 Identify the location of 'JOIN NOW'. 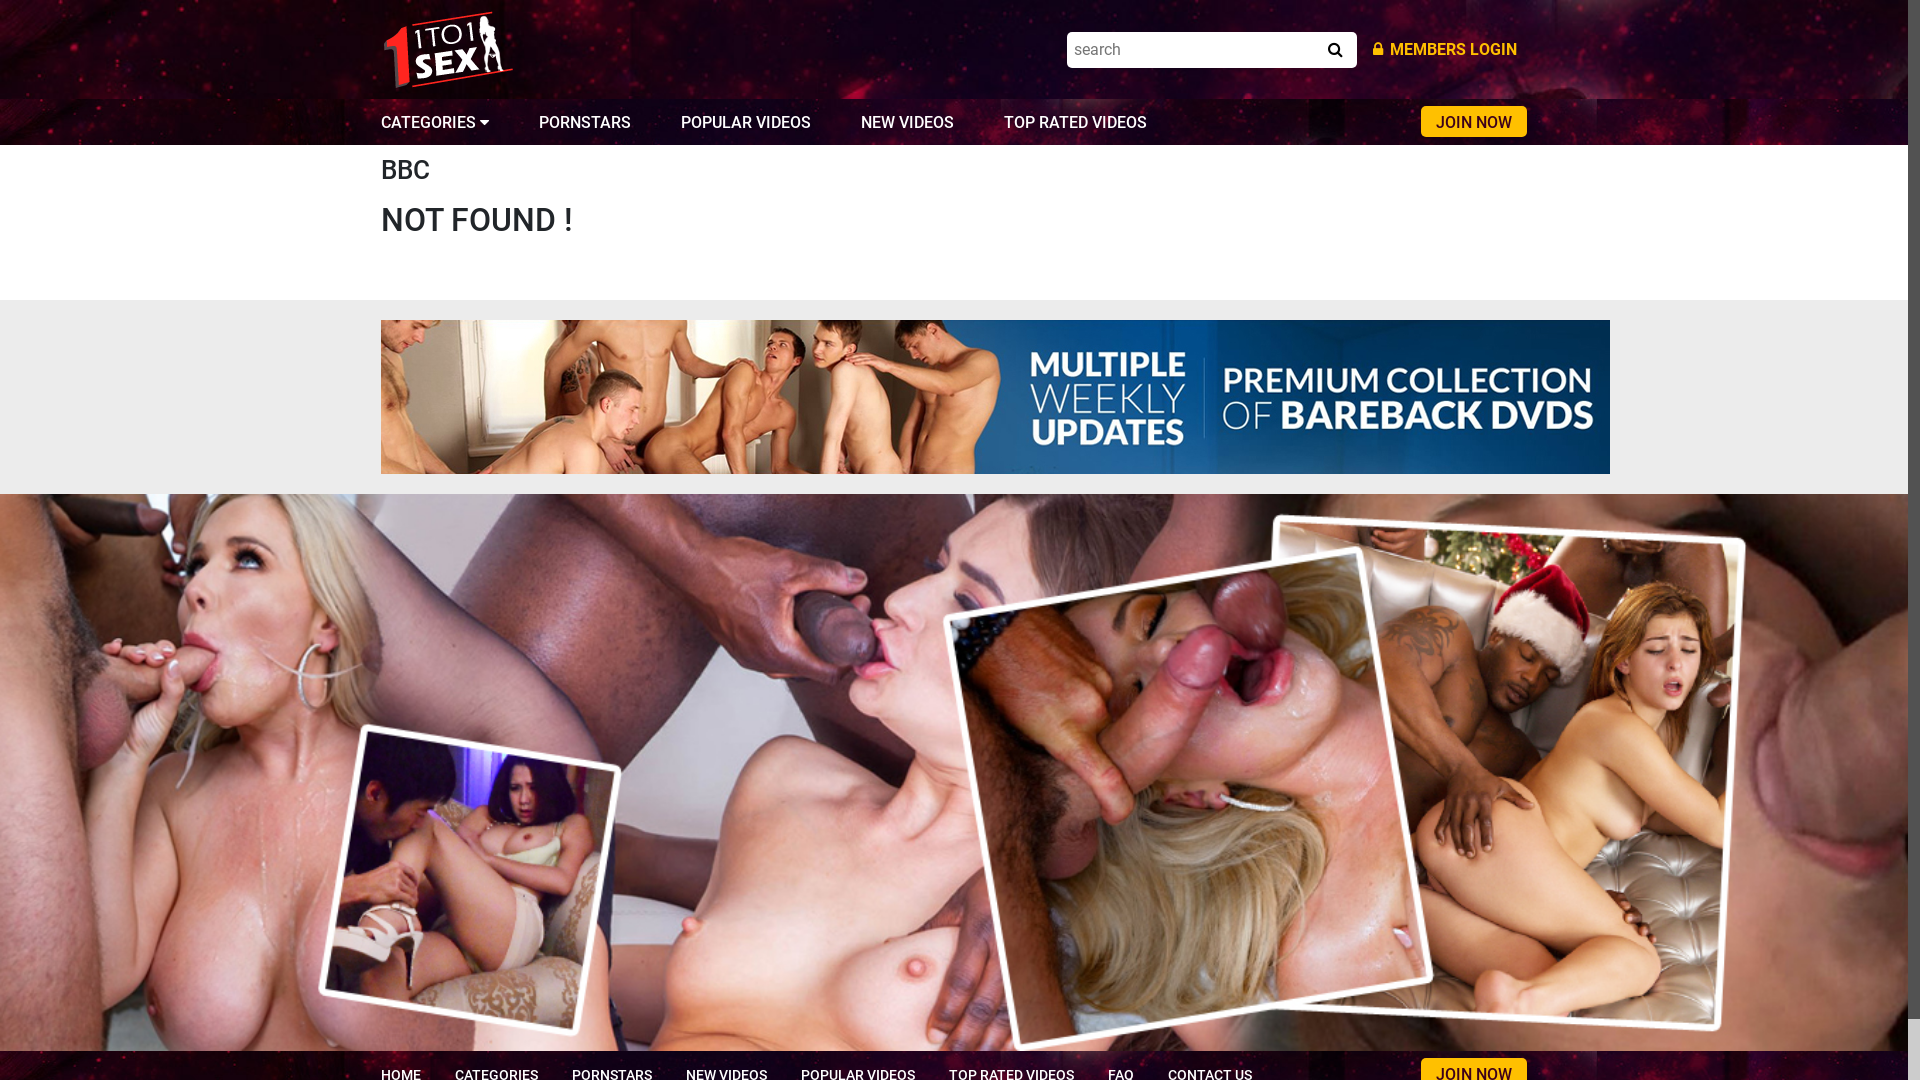
(1473, 121).